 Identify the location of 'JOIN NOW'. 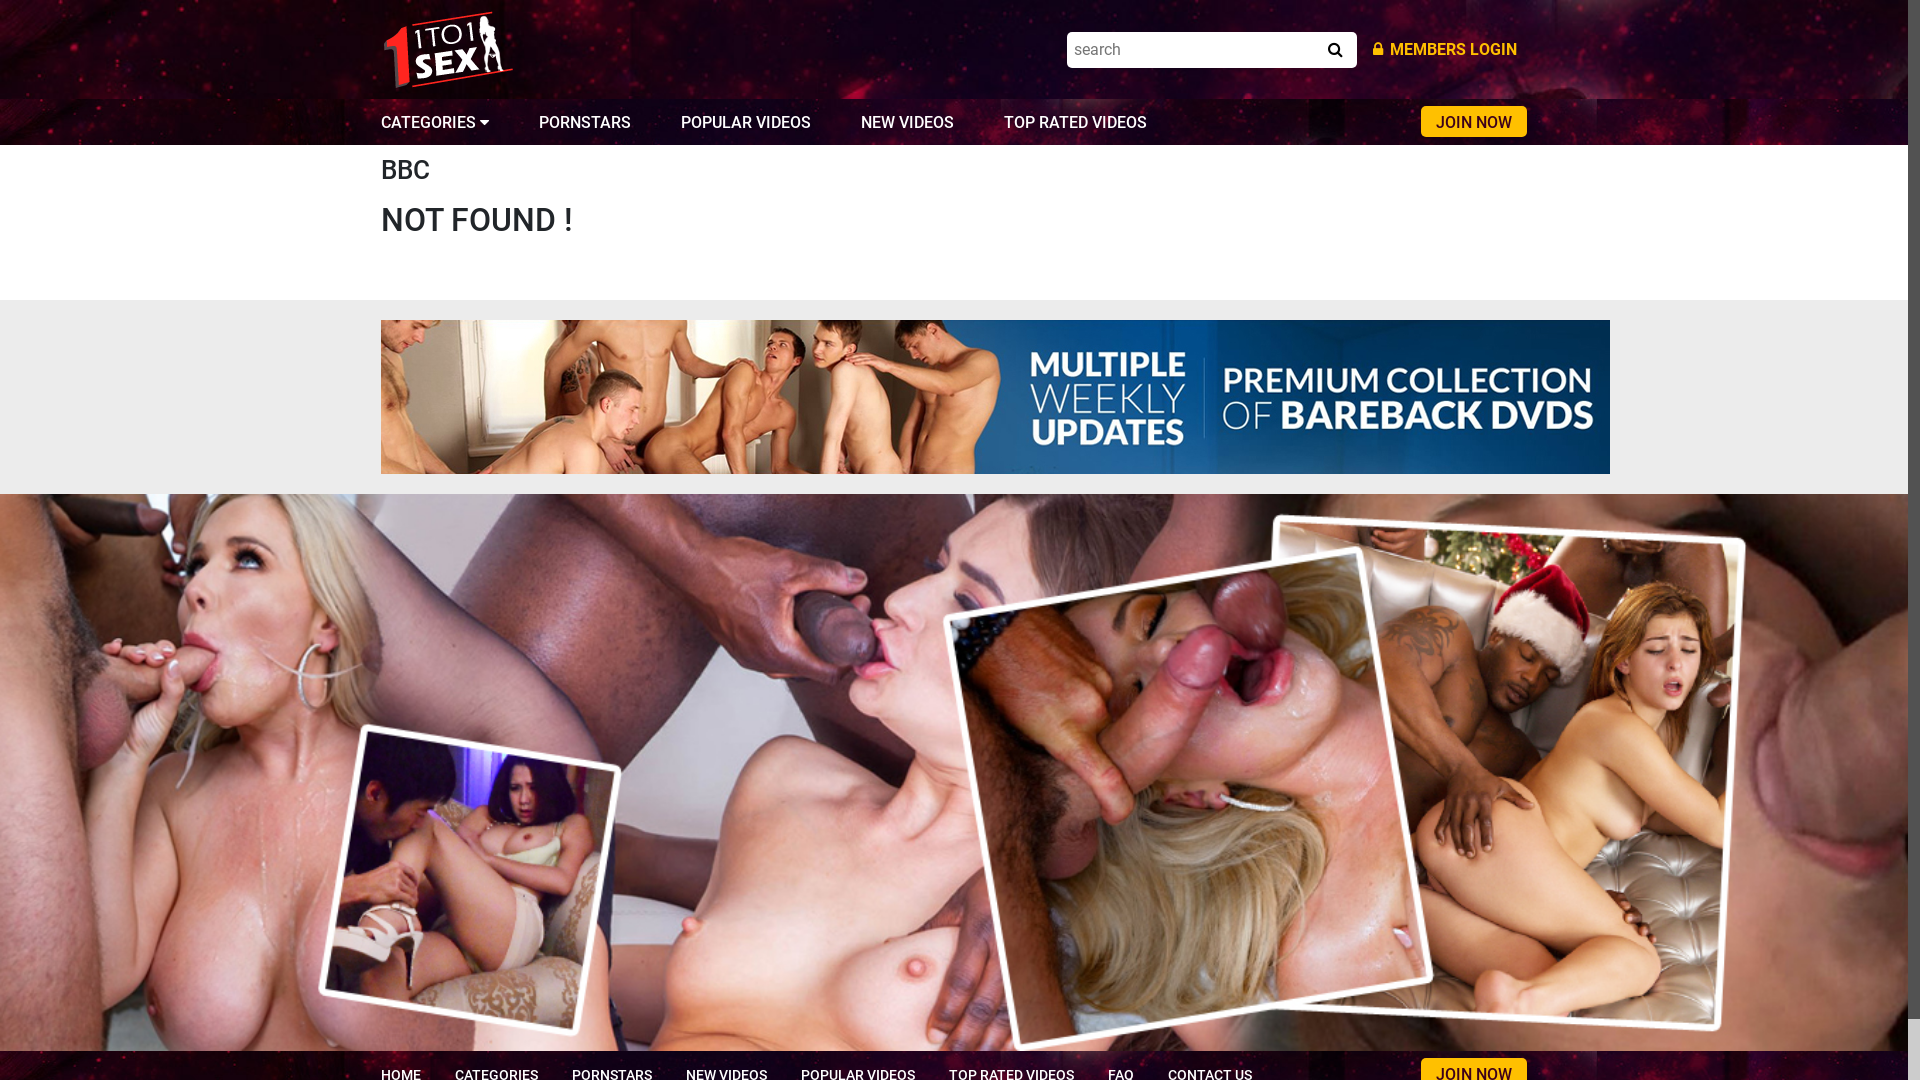
(1473, 121).